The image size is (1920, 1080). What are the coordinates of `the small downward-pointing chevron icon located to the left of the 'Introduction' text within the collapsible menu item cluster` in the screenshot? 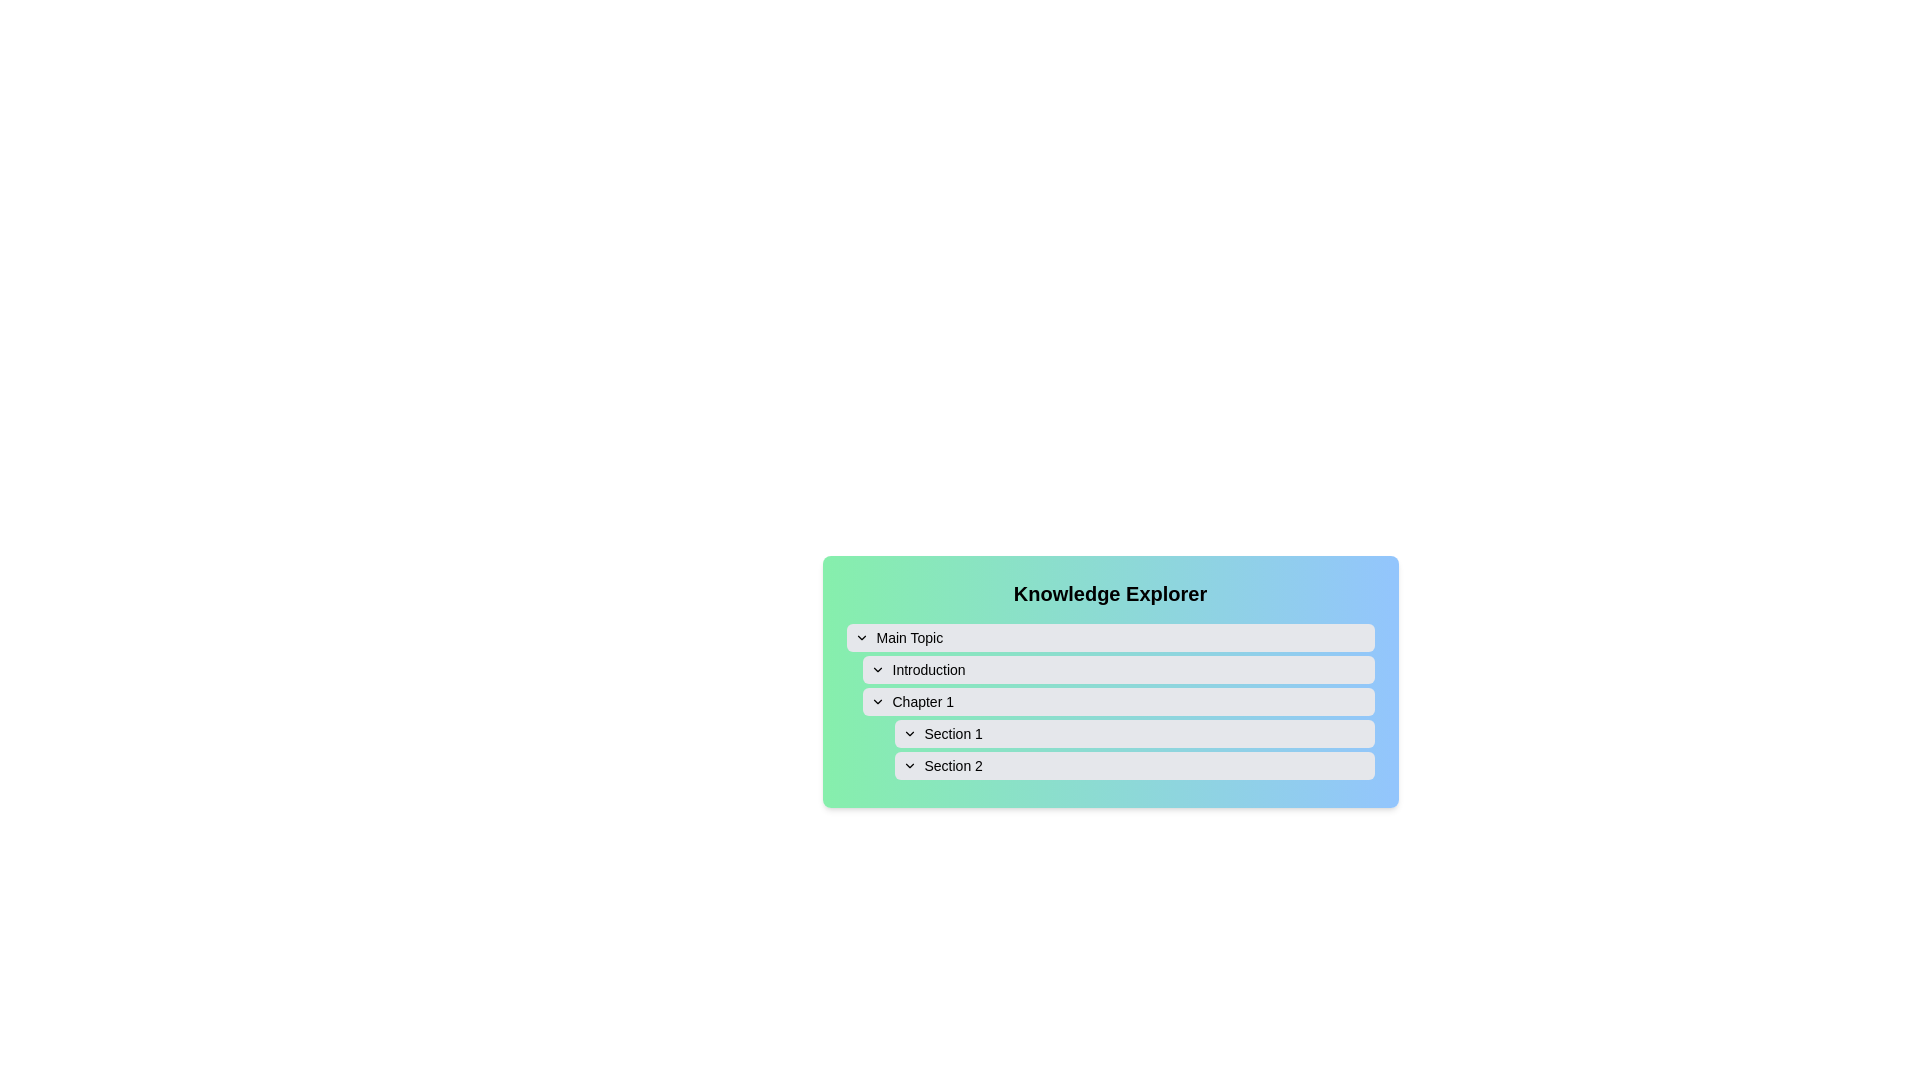 It's located at (877, 670).